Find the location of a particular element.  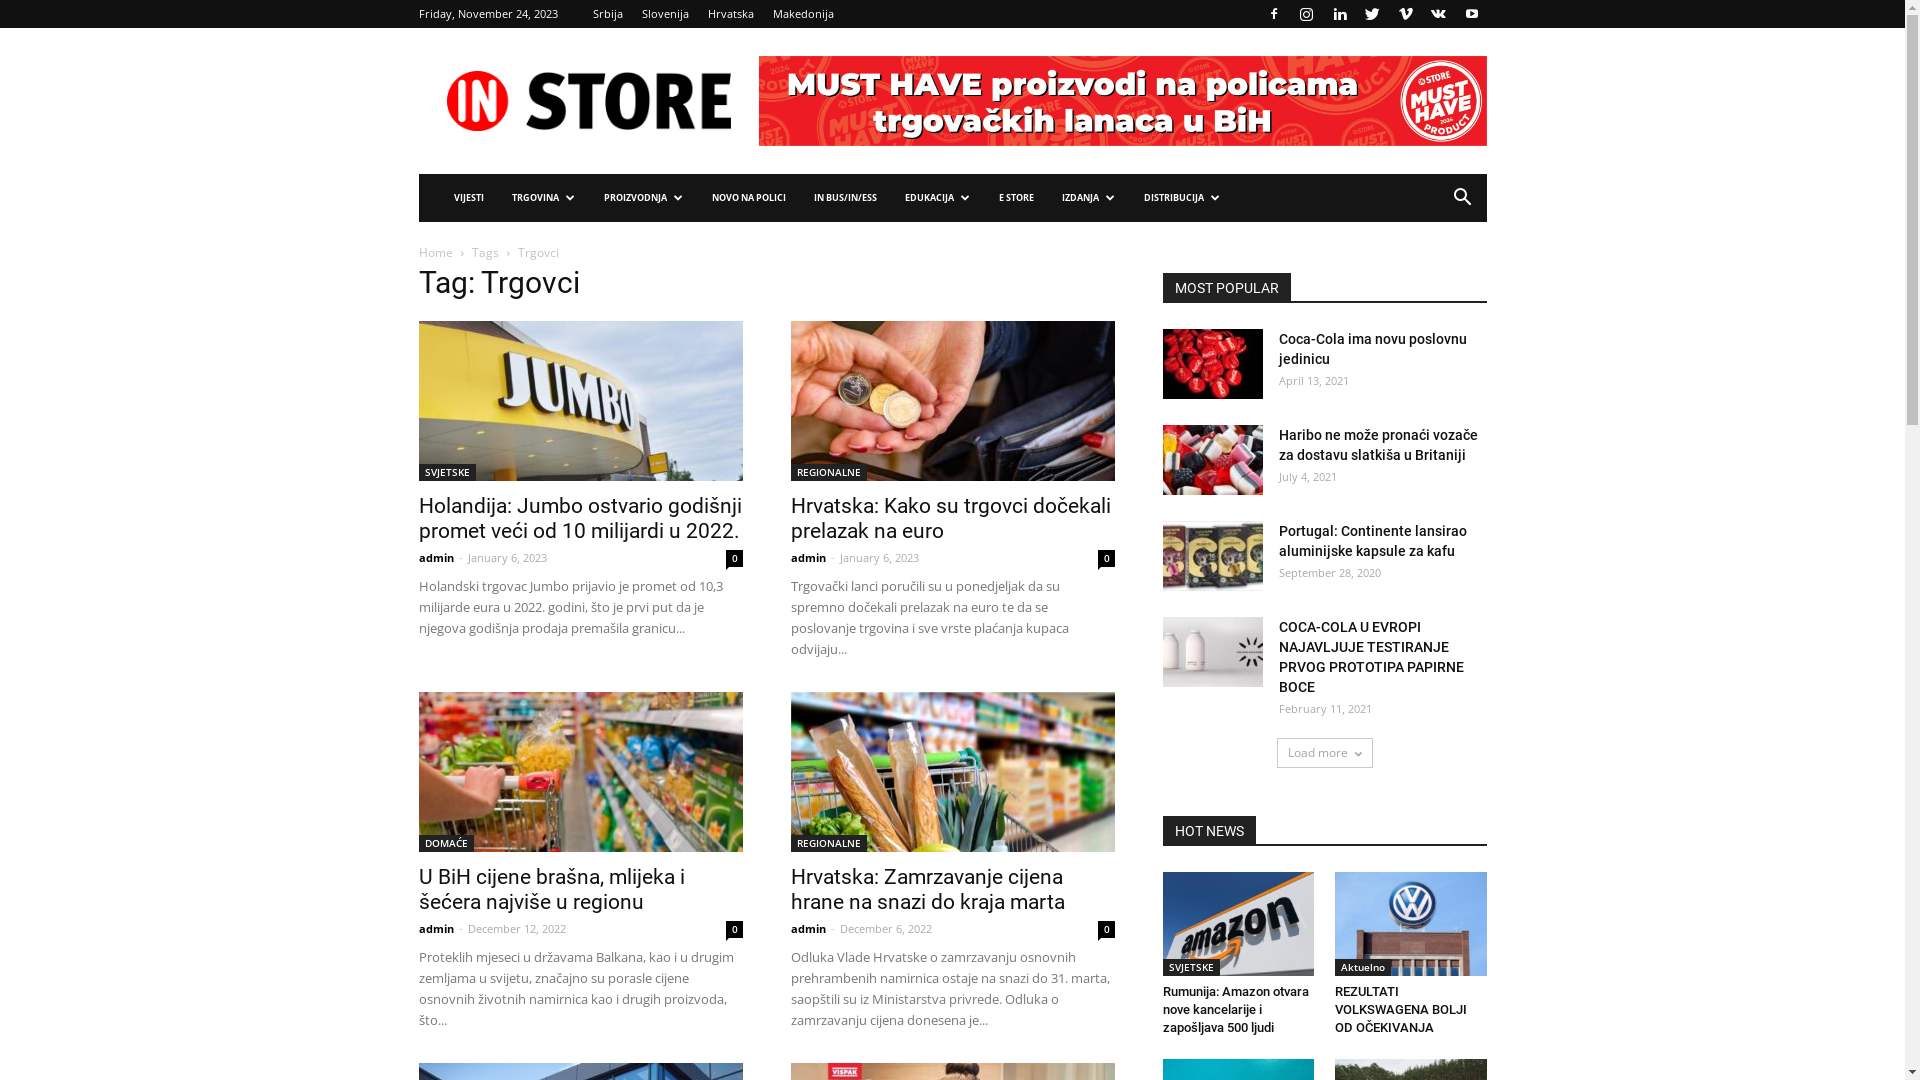

'Aktuelno' is located at coordinates (1362, 966).